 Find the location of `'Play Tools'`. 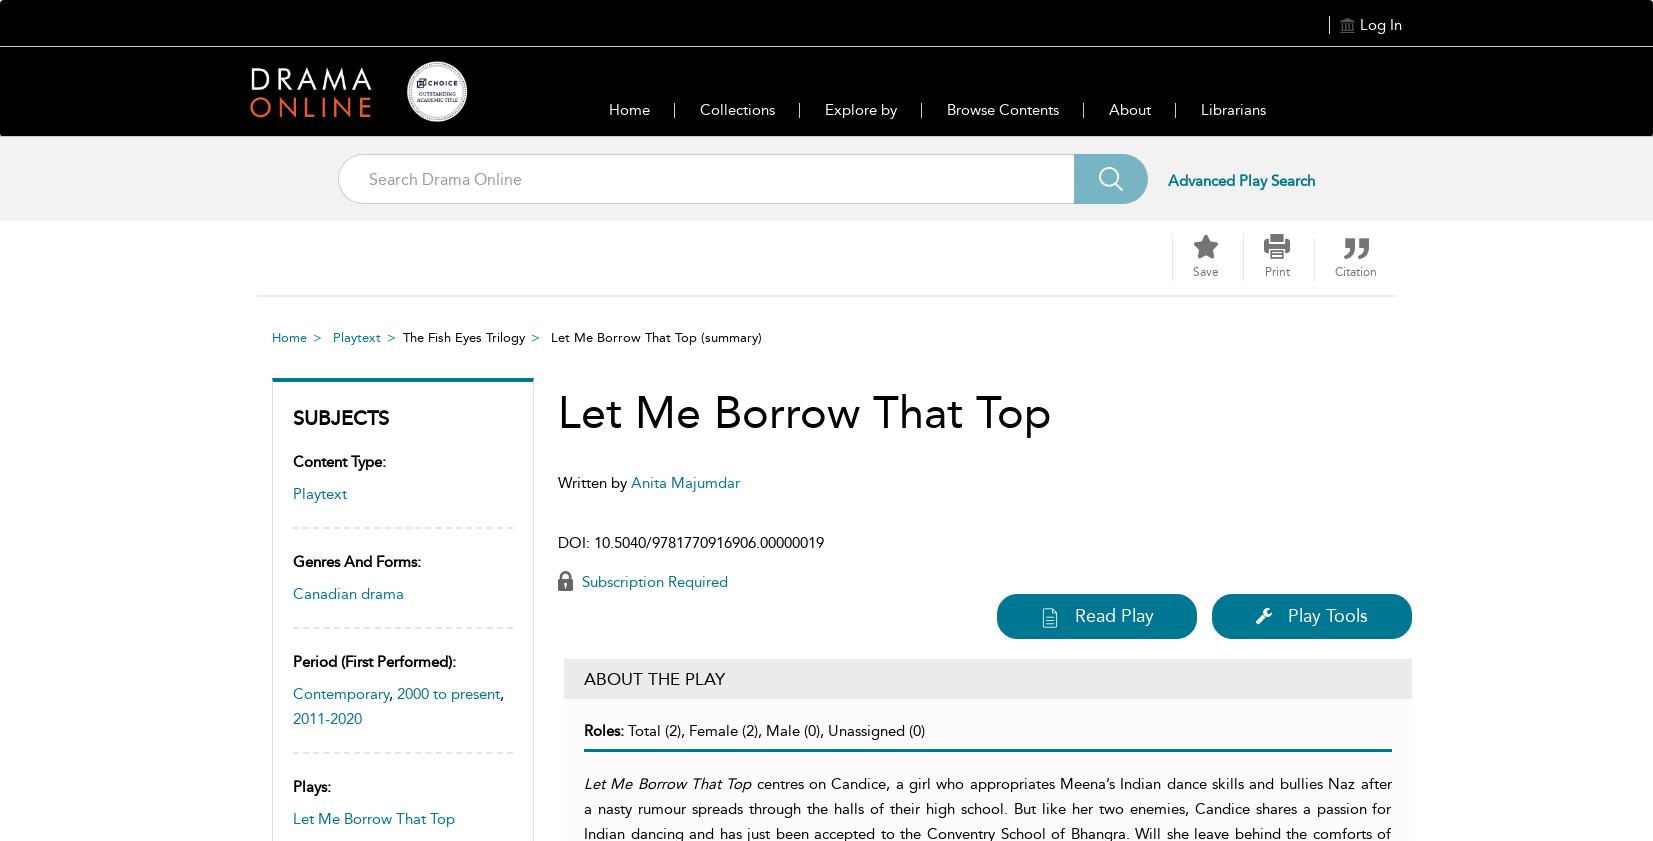

'Play Tools' is located at coordinates (1327, 616).